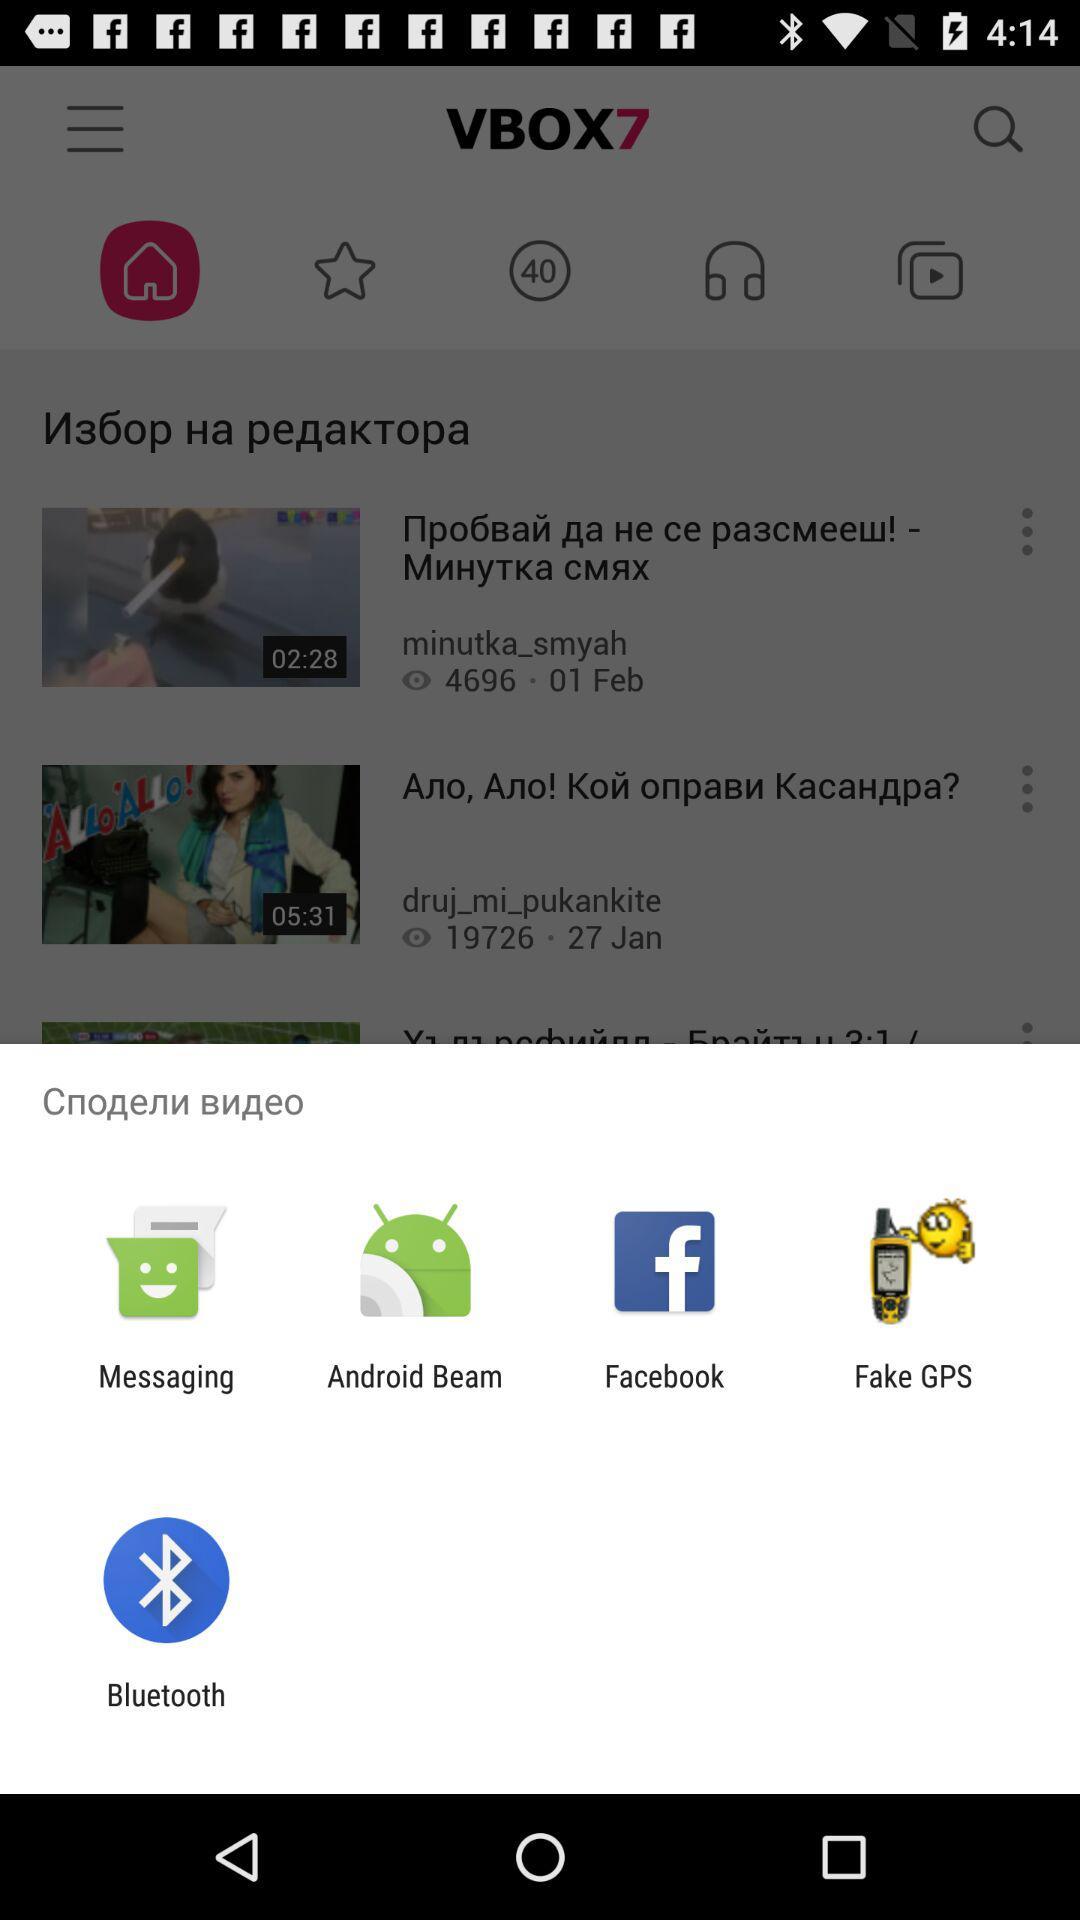 The width and height of the screenshot is (1080, 1920). I want to click on facebook app, so click(664, 1392).